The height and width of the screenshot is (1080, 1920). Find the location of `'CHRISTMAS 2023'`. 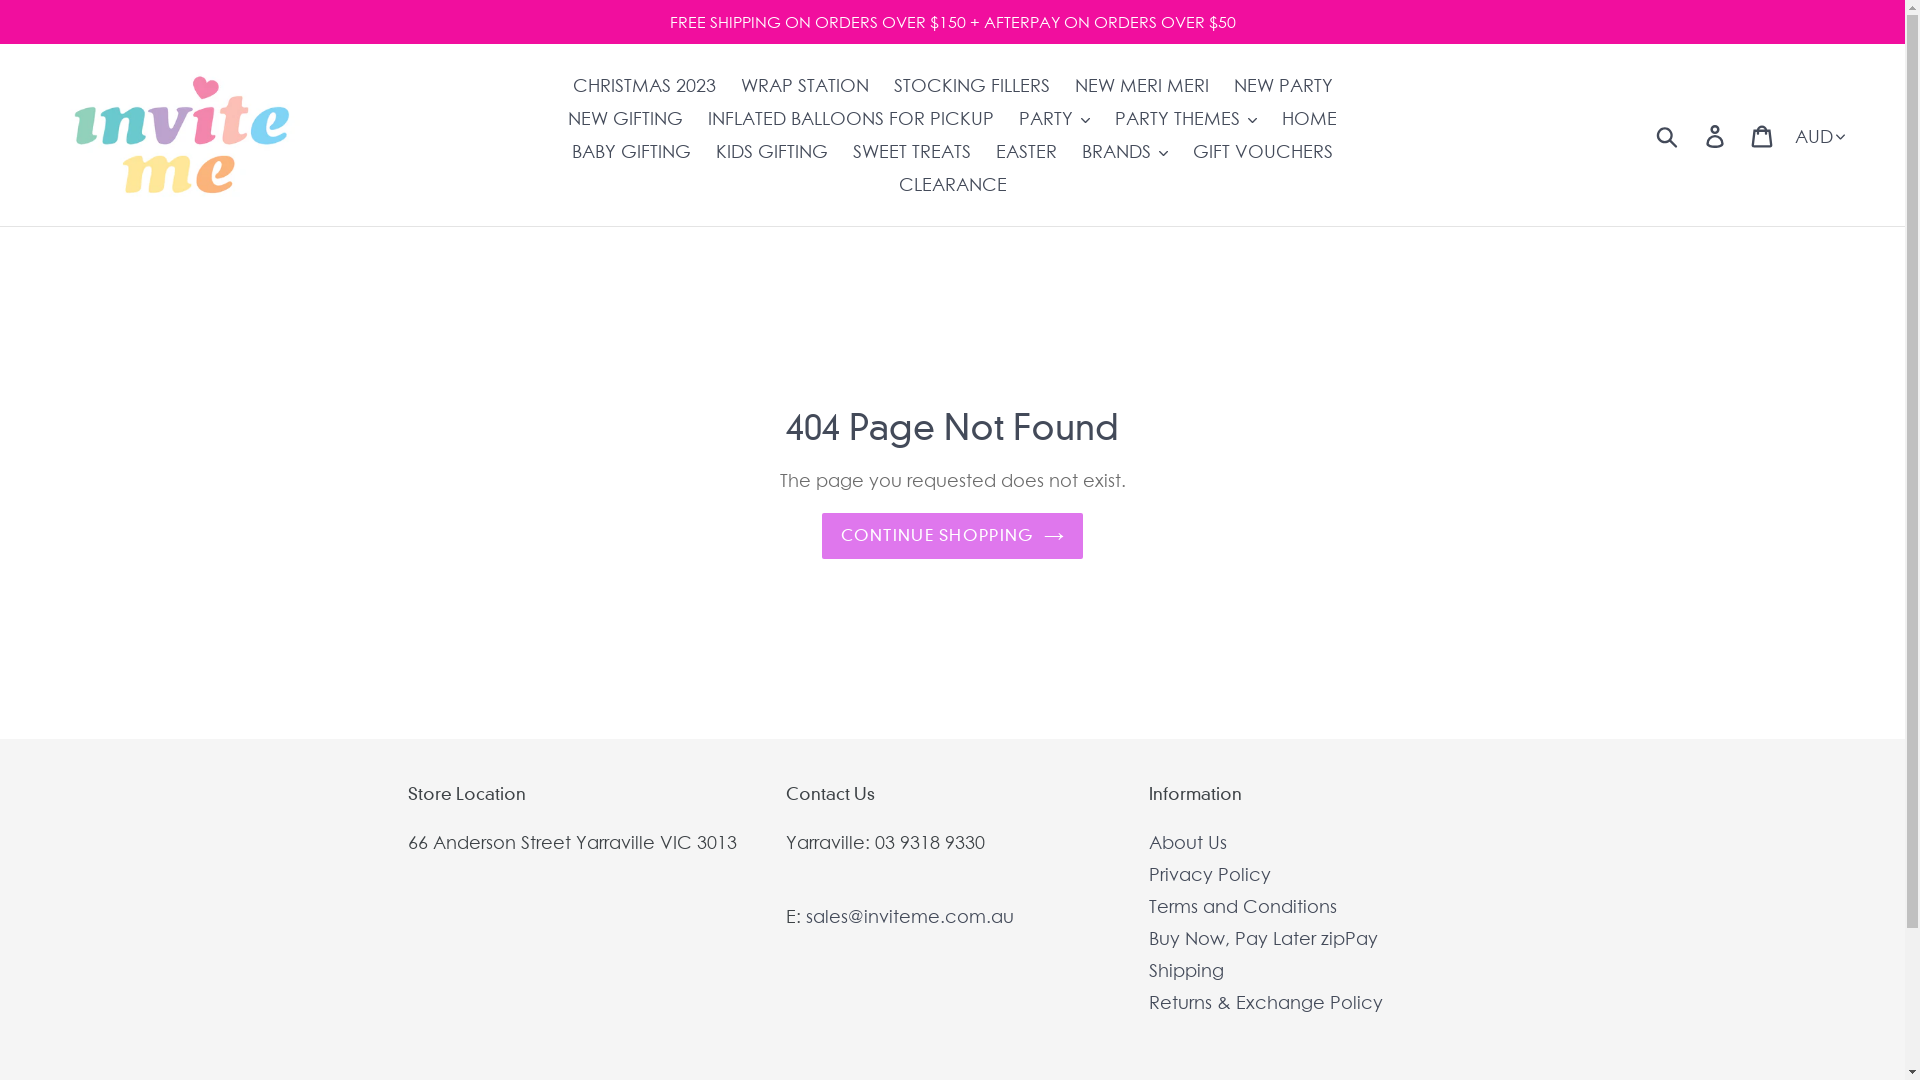

'CHRISTMAS 2023' is located at coordinates (643, 84).